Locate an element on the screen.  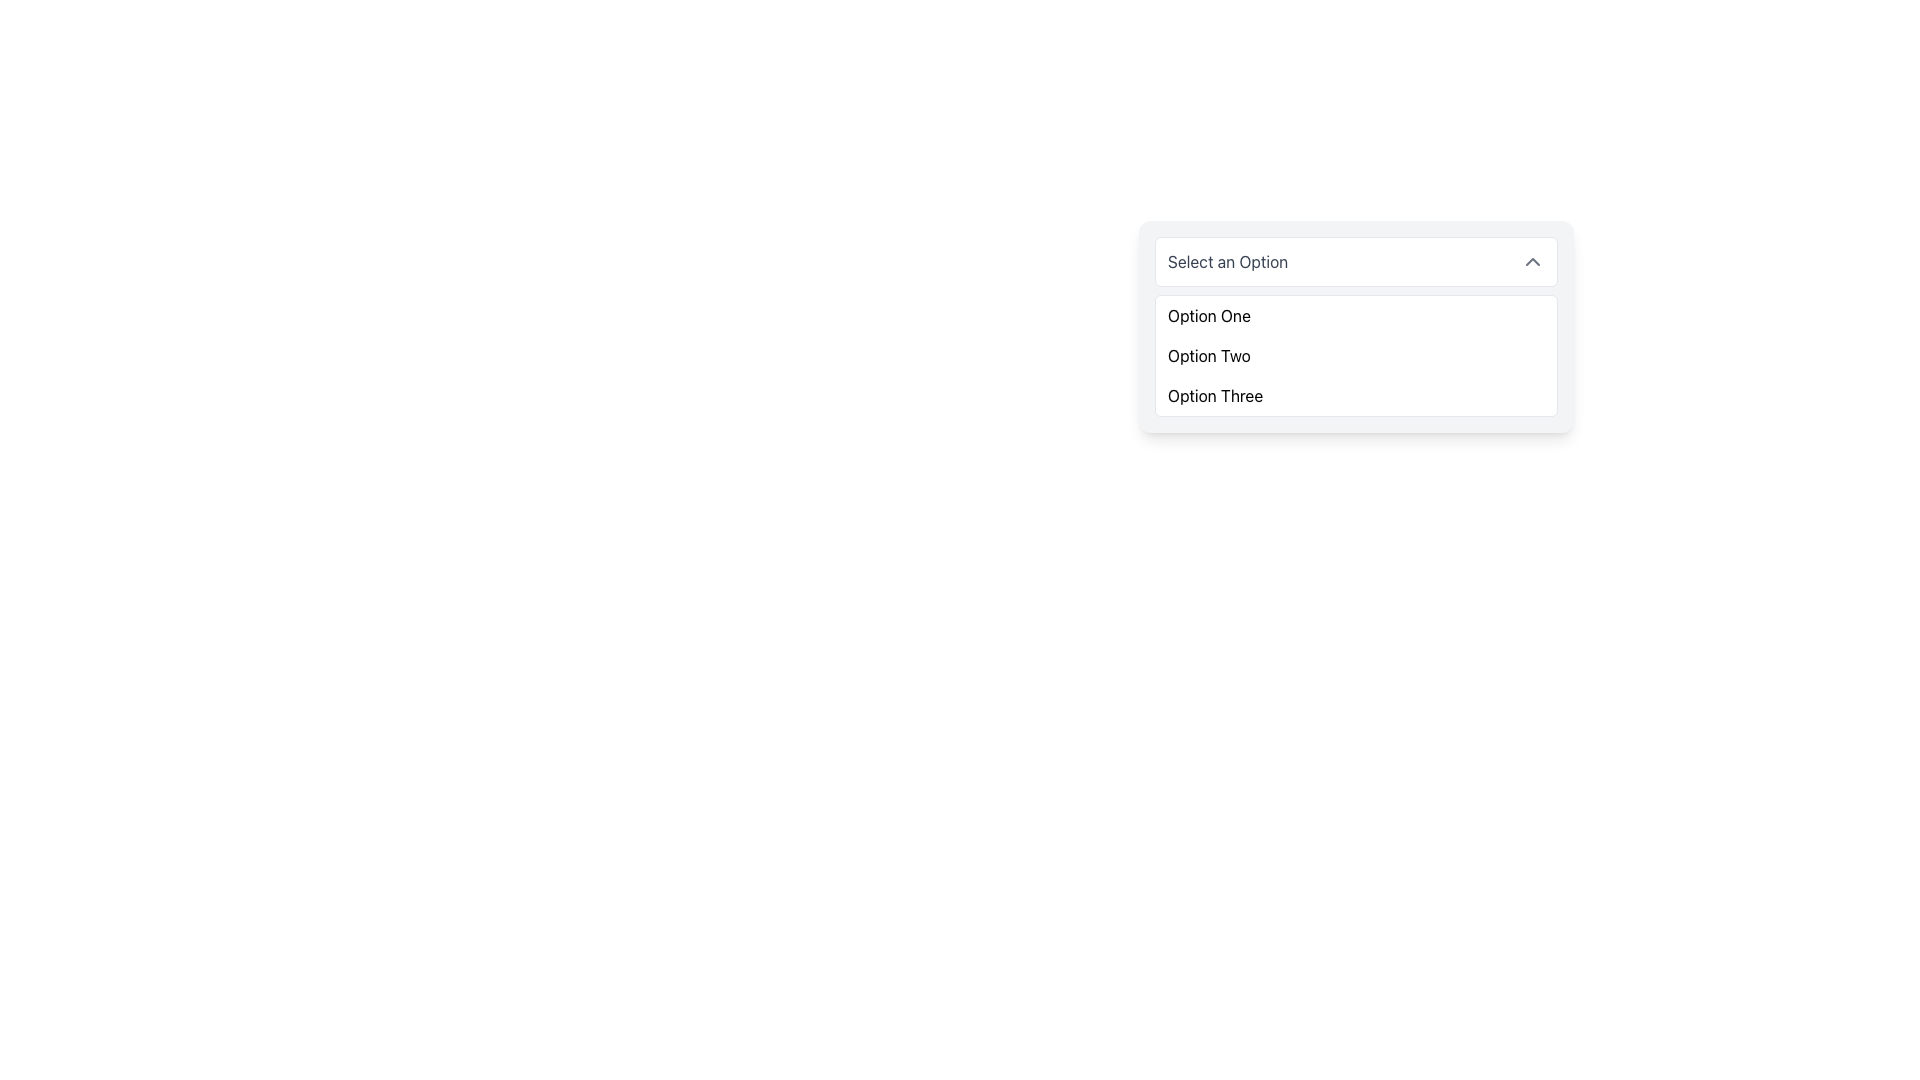
the second item in the dropdown menu, which is labeled 'Option Two' is located at coordinates (1356, 354).